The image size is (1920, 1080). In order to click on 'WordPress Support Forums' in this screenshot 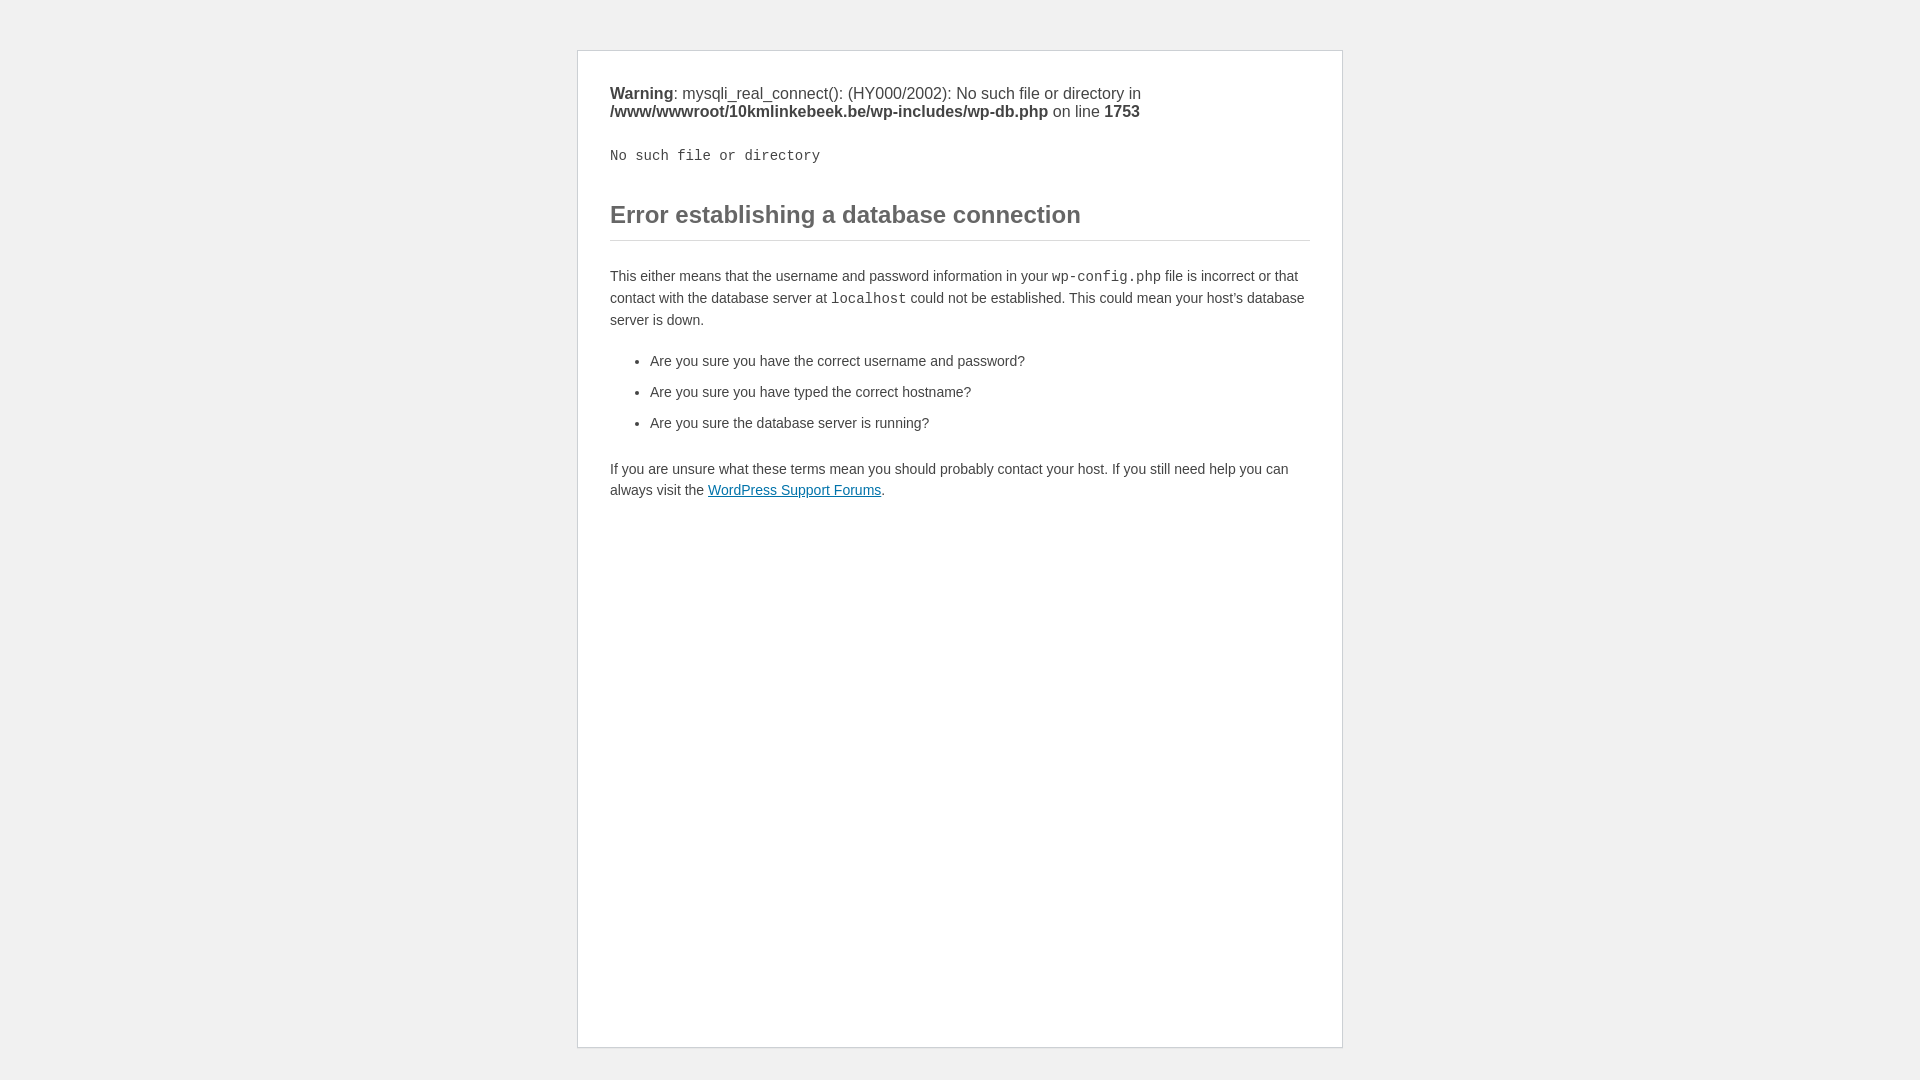, I will do `click(793, 489)`.